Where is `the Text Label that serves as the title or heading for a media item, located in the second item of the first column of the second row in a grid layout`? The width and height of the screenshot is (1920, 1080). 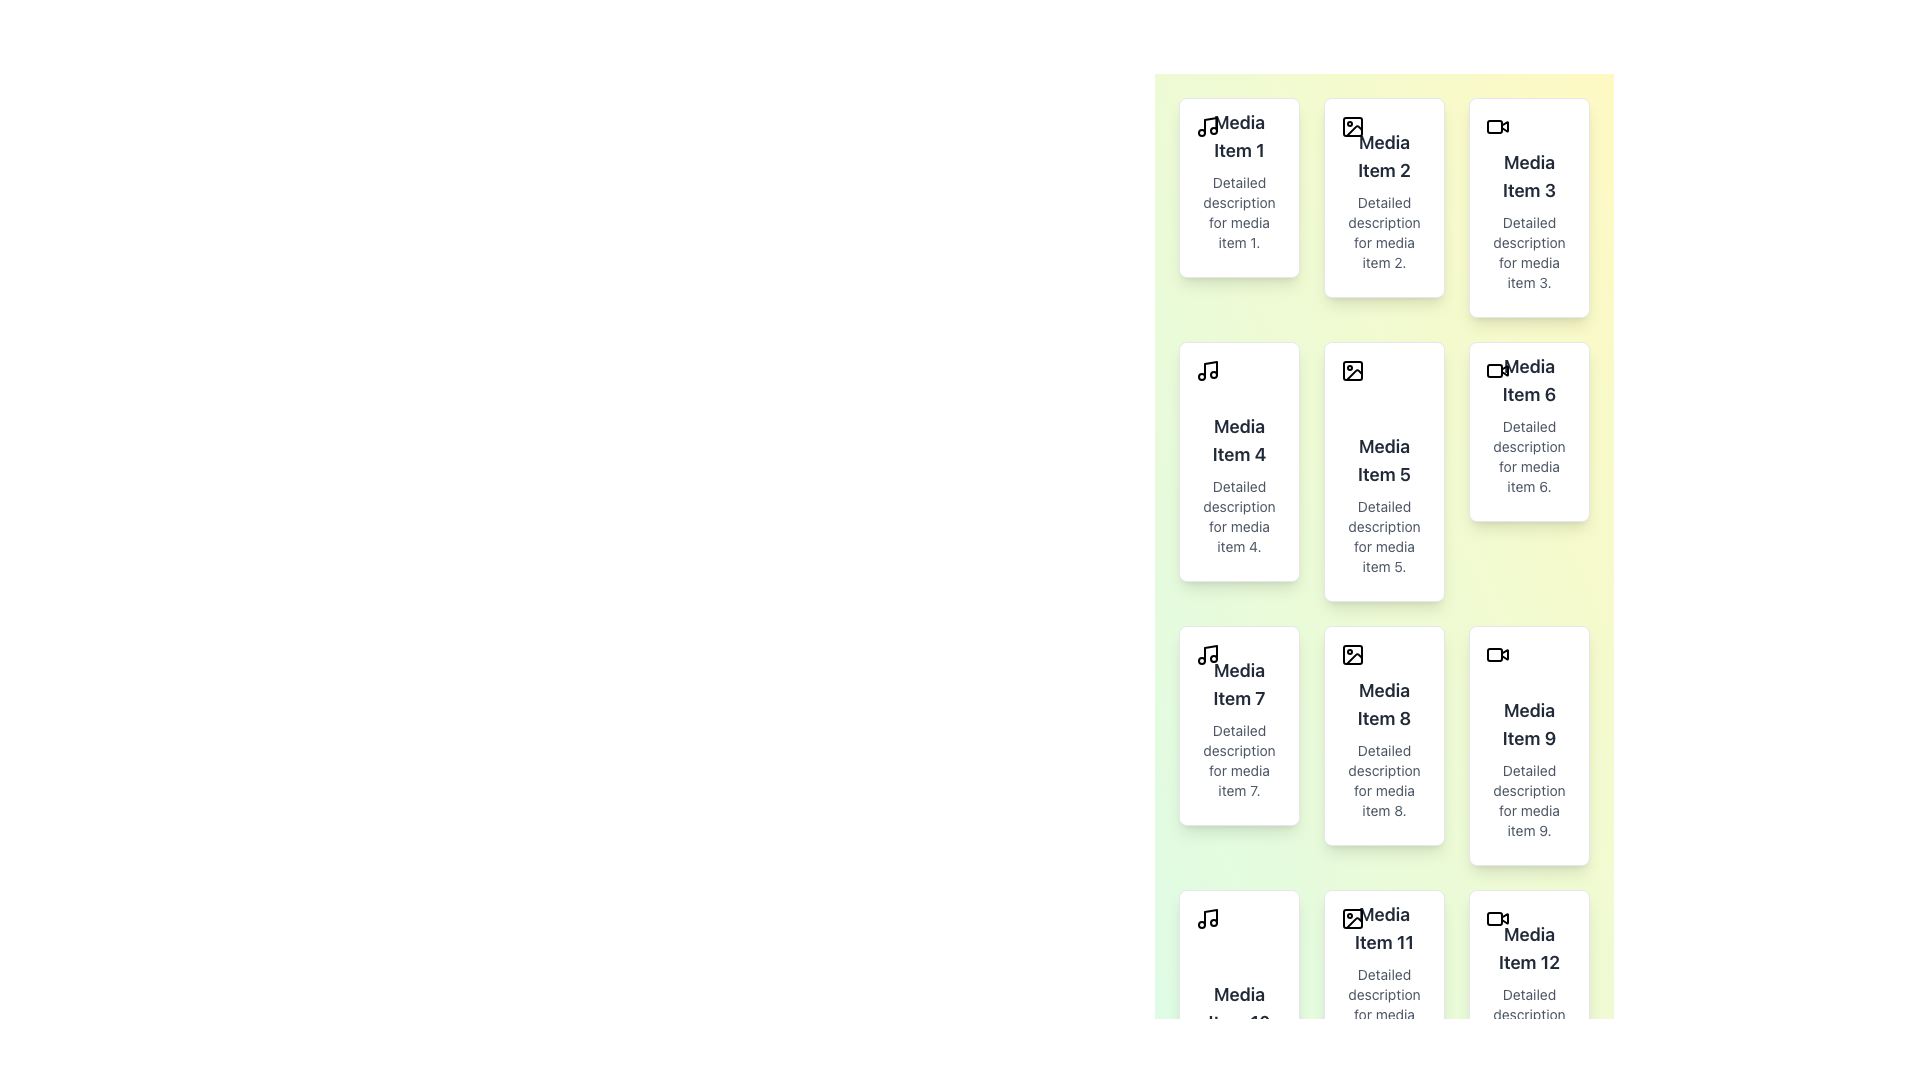 the Text Label that serves as the title or heading for a media item, located in the second item of the first column of the second row in a grid layout is located at coordinates (1383, 461).